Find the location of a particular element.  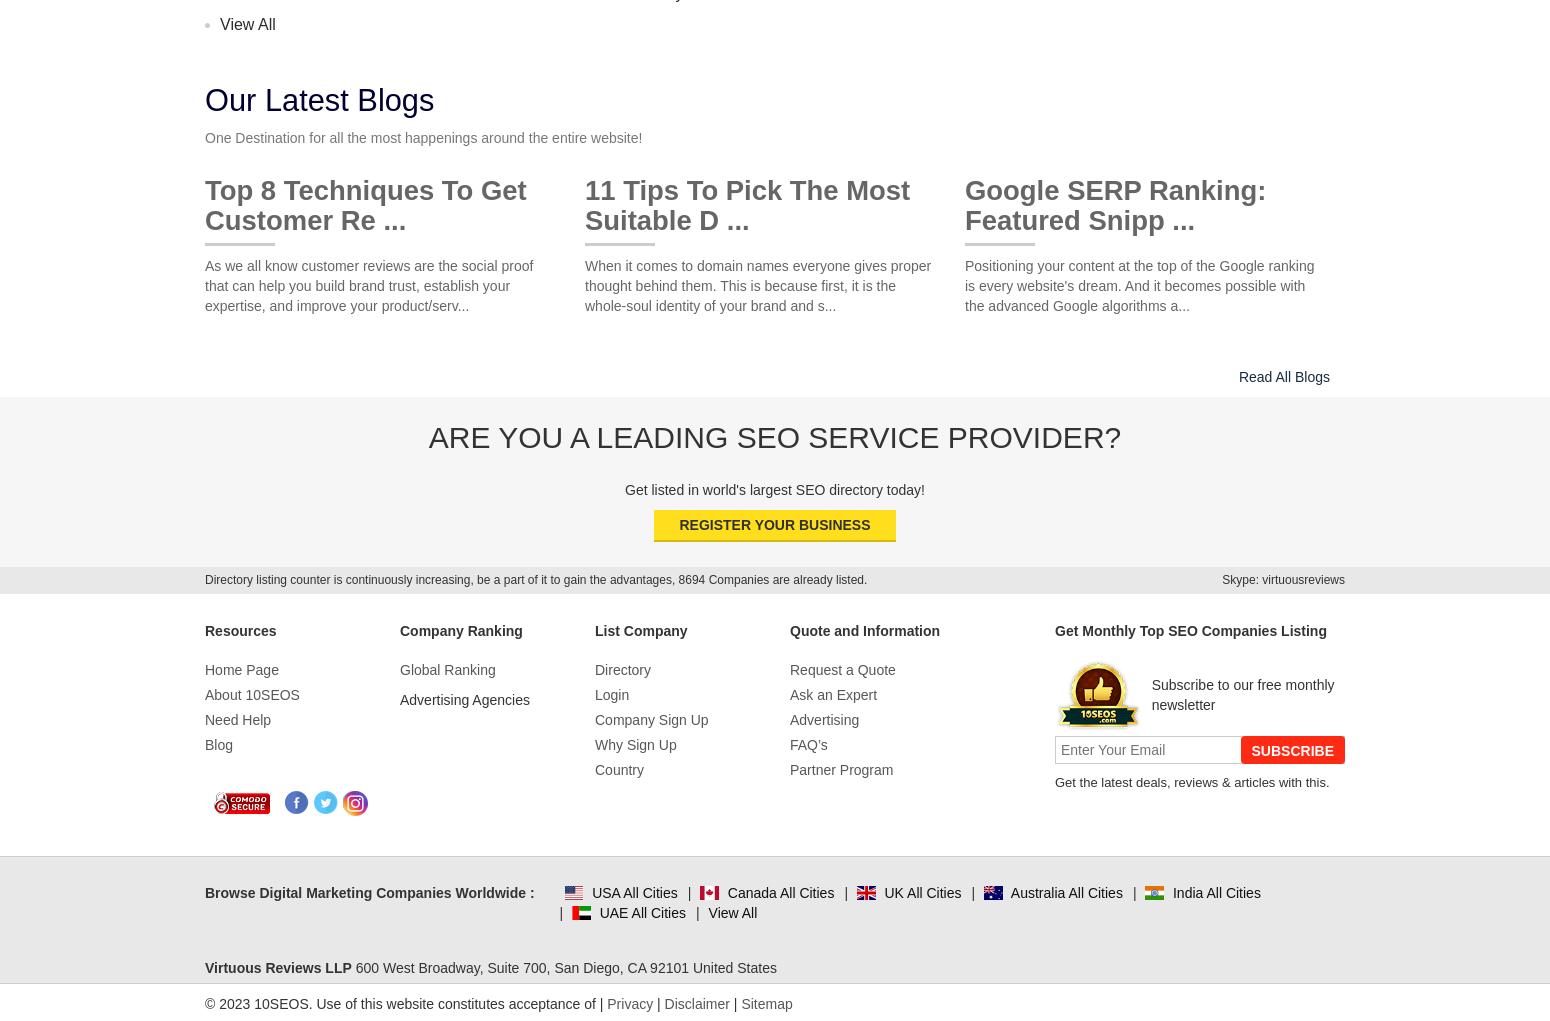

'Disclaimer' is located at coordinates (695, 1003).